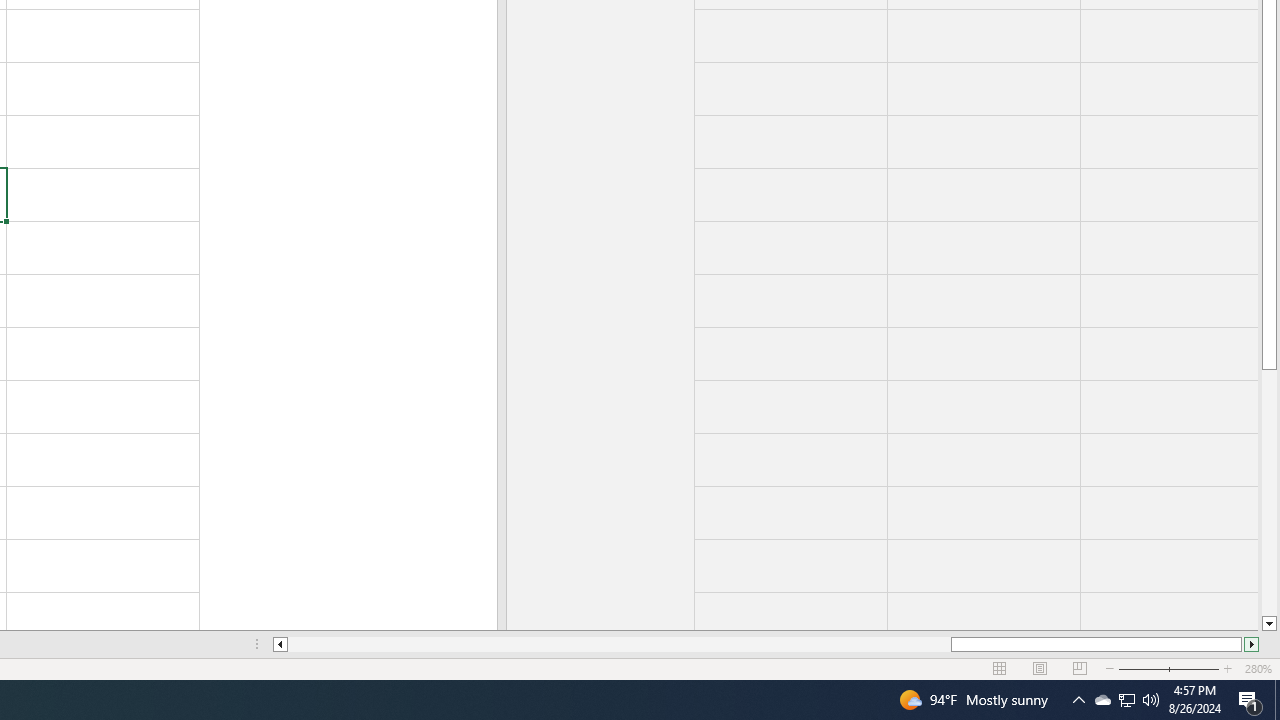 The height and width of the screenshot is (720, 1280). I want to click on 'Class: NetUIScrollBar', so click(765, 644).